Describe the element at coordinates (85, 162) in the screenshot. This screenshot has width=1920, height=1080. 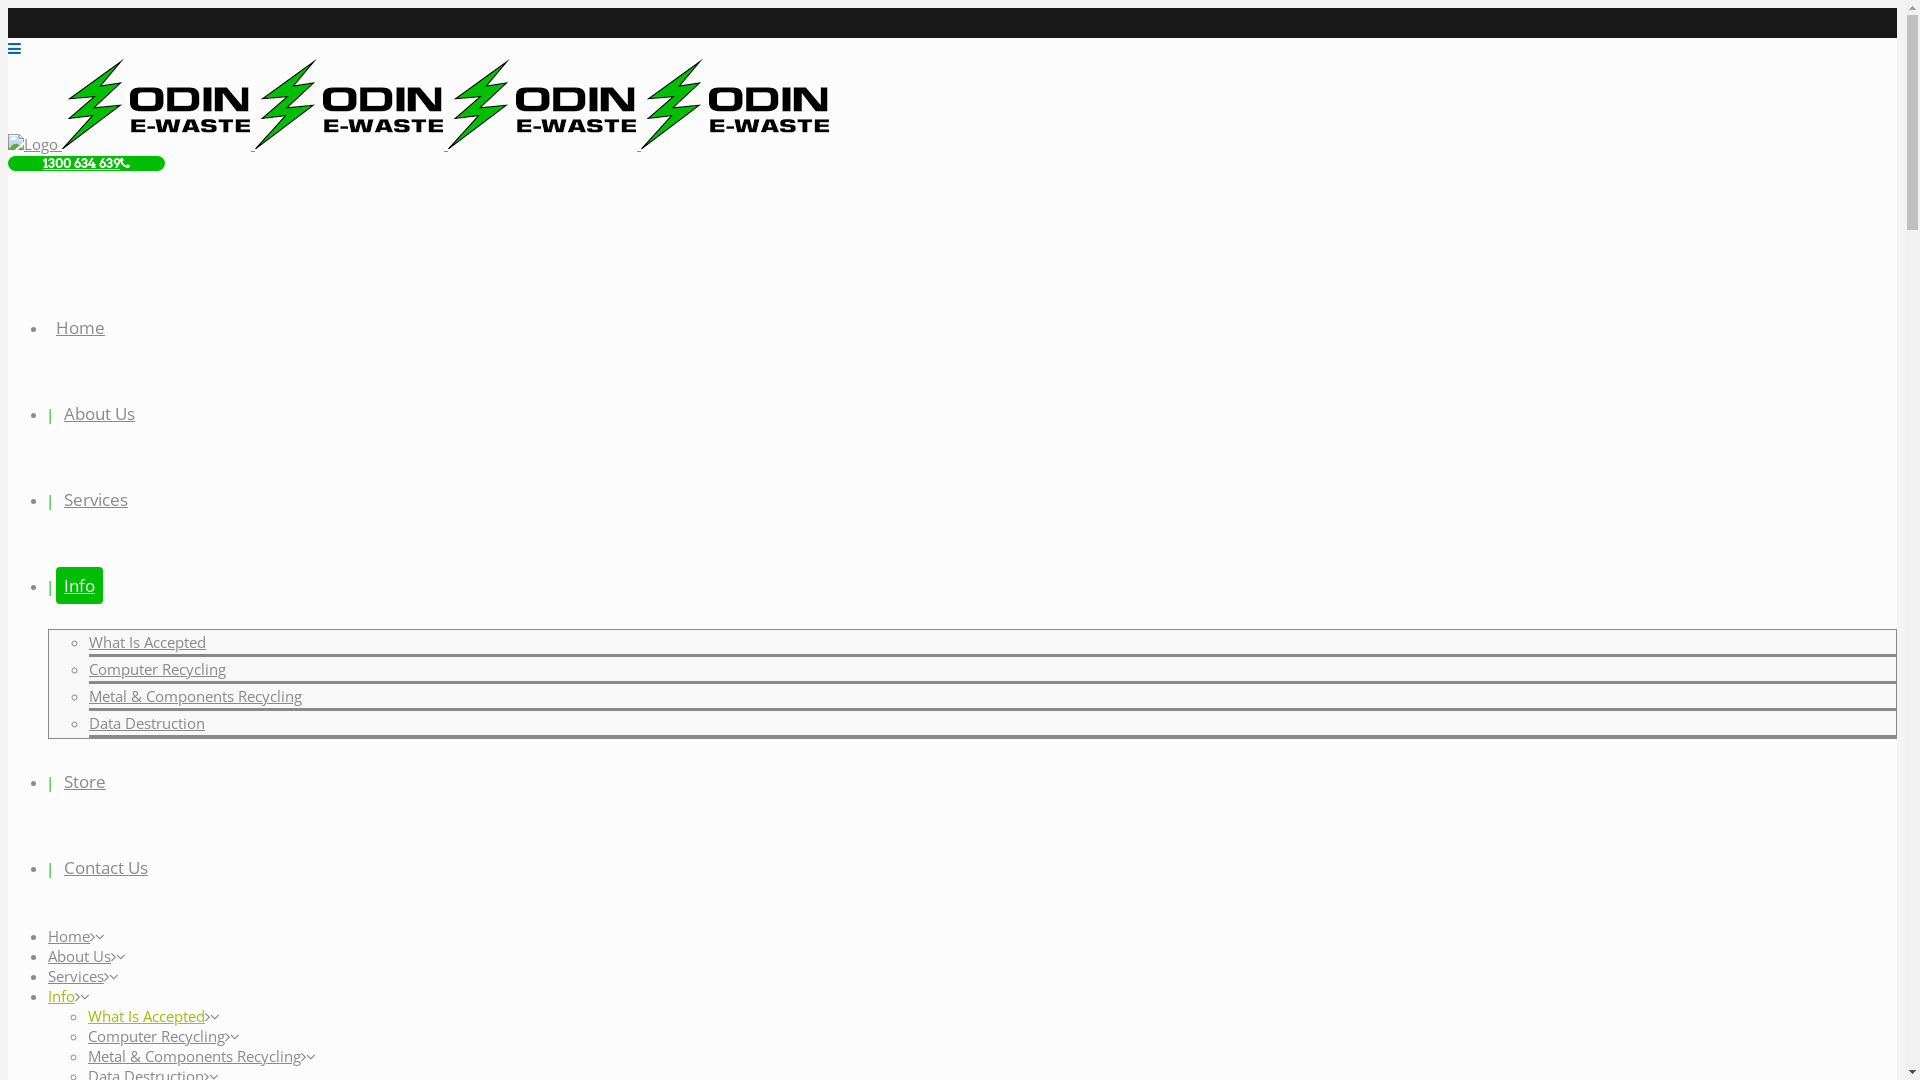
I see `'1300 634 639'` at that location.